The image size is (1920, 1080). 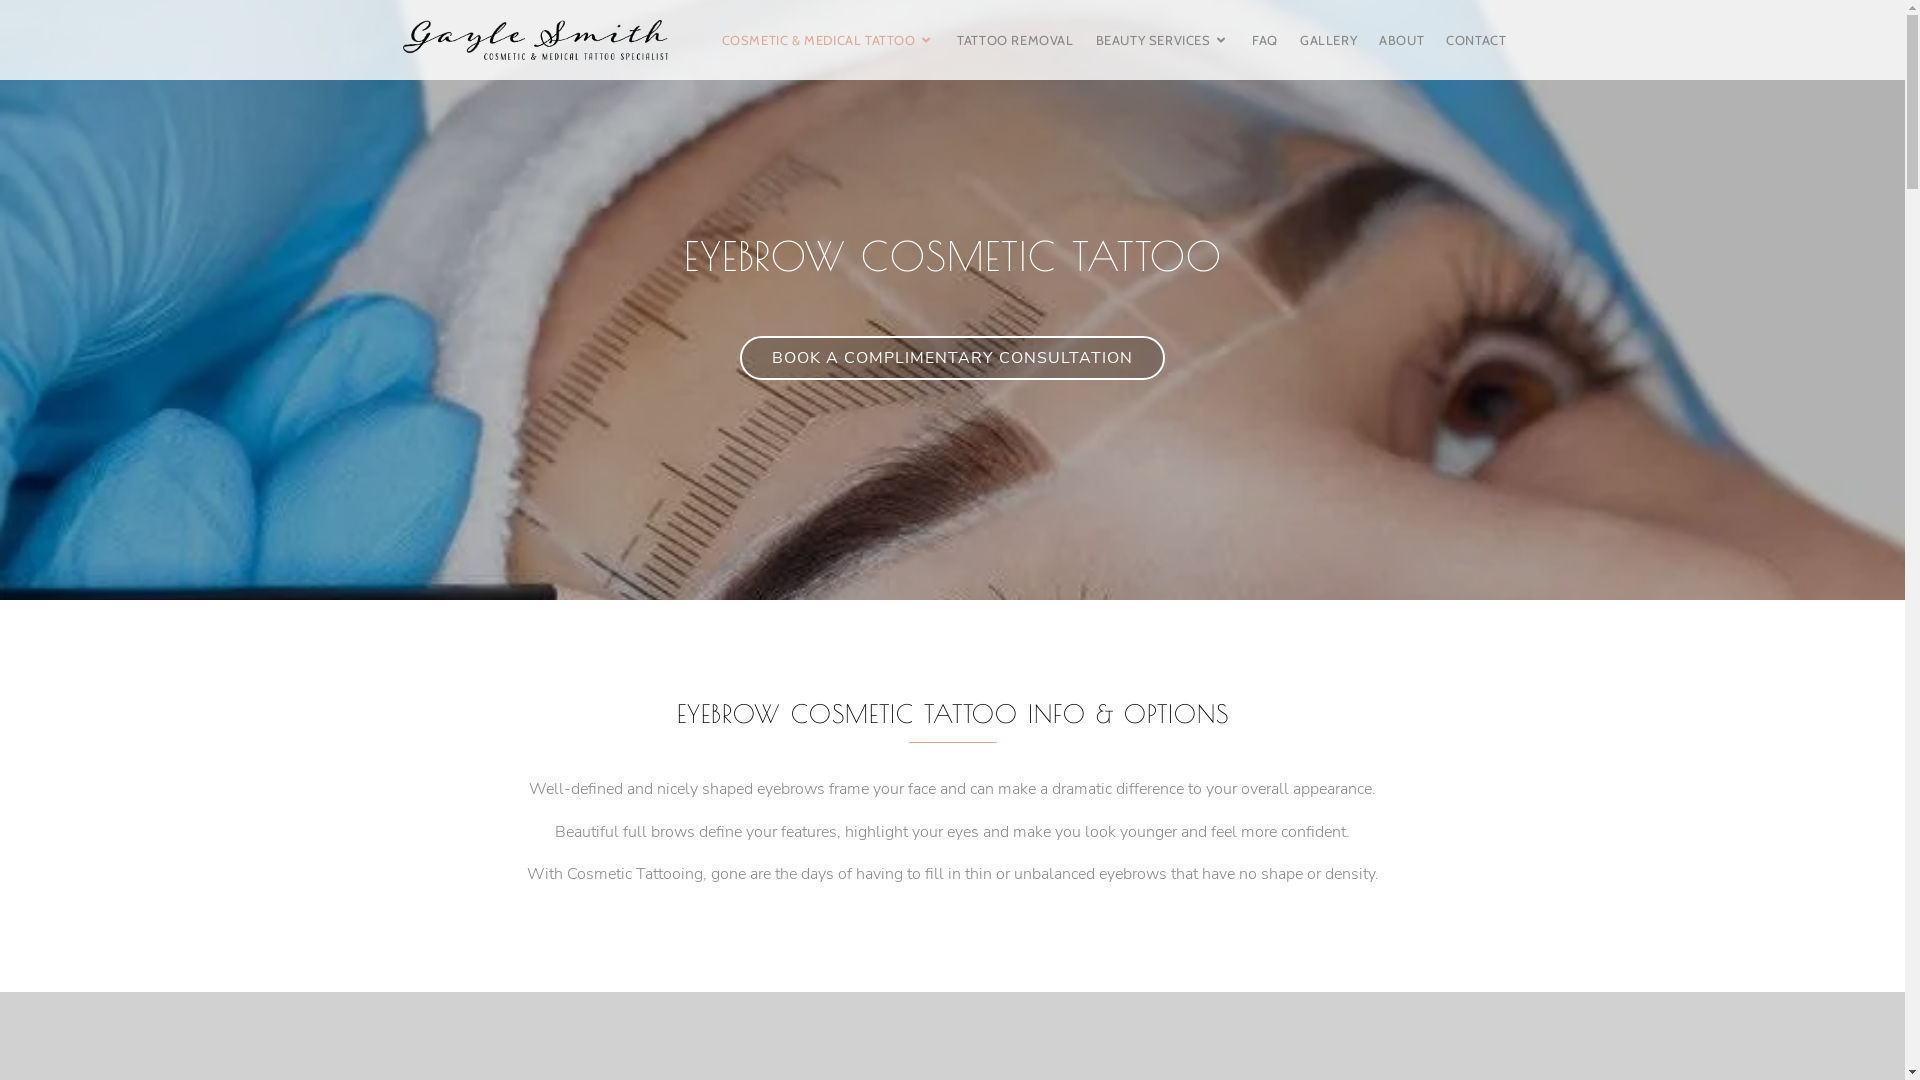 What do you see at coordinates (951, 357) in the screenshot?
I see `'BOOK A COMPLIMENTARY CONSULTATION'` at bounding box center [951, 357].